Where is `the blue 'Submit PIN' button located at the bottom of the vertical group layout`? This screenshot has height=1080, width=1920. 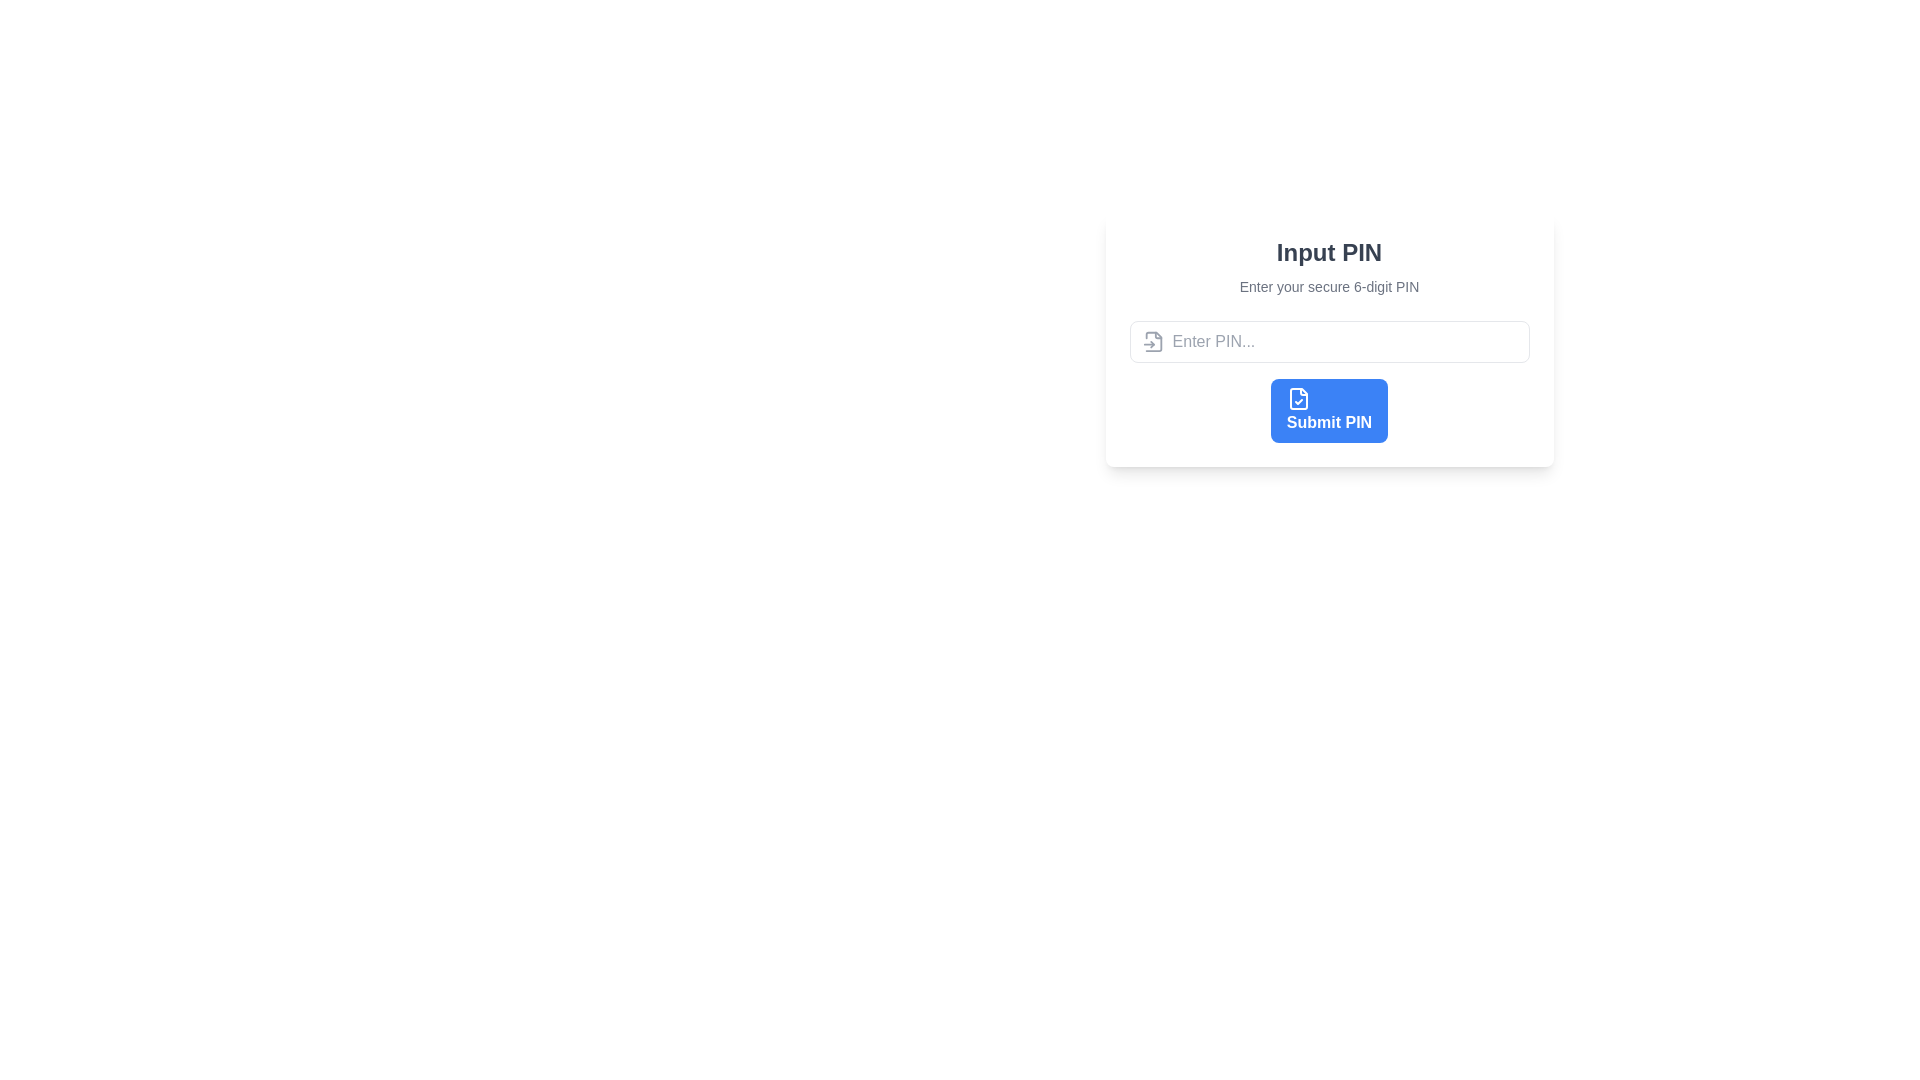
the blue 'Submit PIN' button located at the bottom of the vertical group layout is located at coordinates (1329, 410).